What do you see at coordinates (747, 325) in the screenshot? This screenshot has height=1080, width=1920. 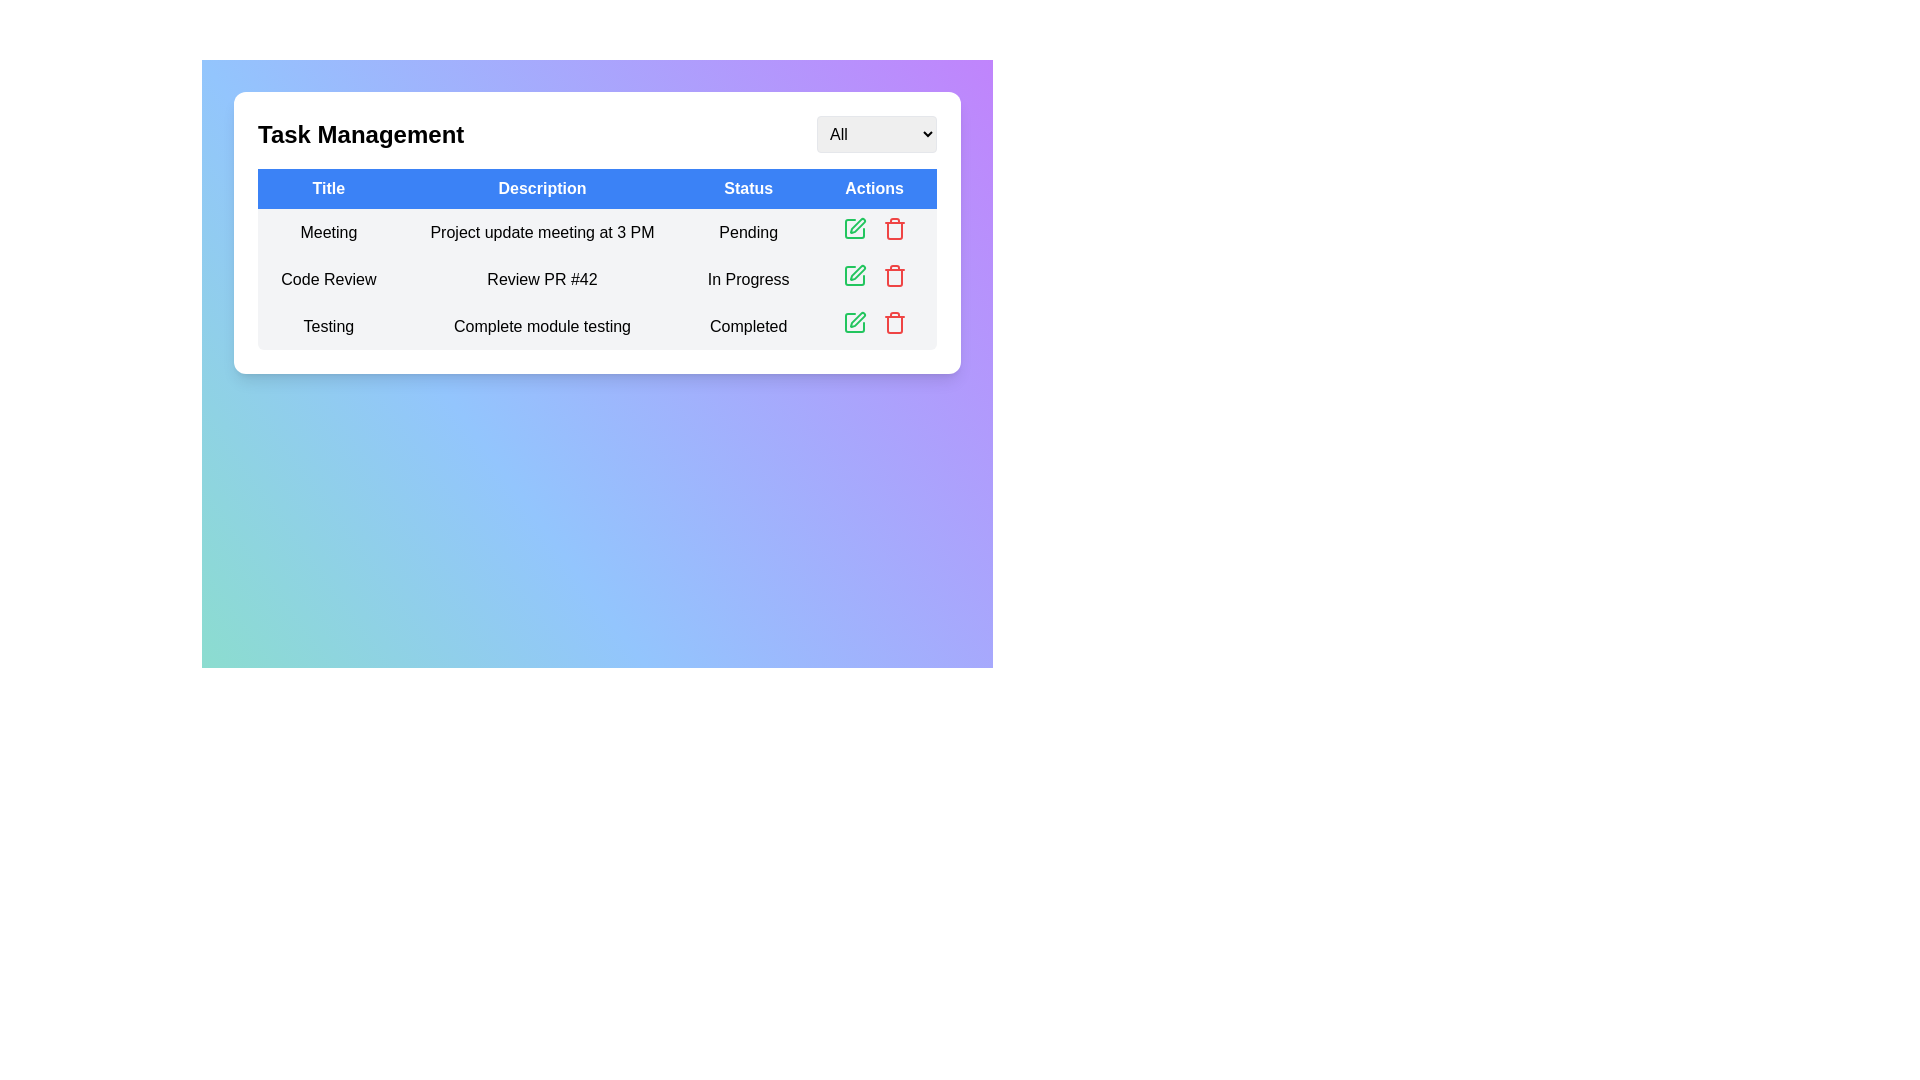 I see `the status label in the last row of the third column of the table, which indicates the task status` at bounding box center [747, 325].